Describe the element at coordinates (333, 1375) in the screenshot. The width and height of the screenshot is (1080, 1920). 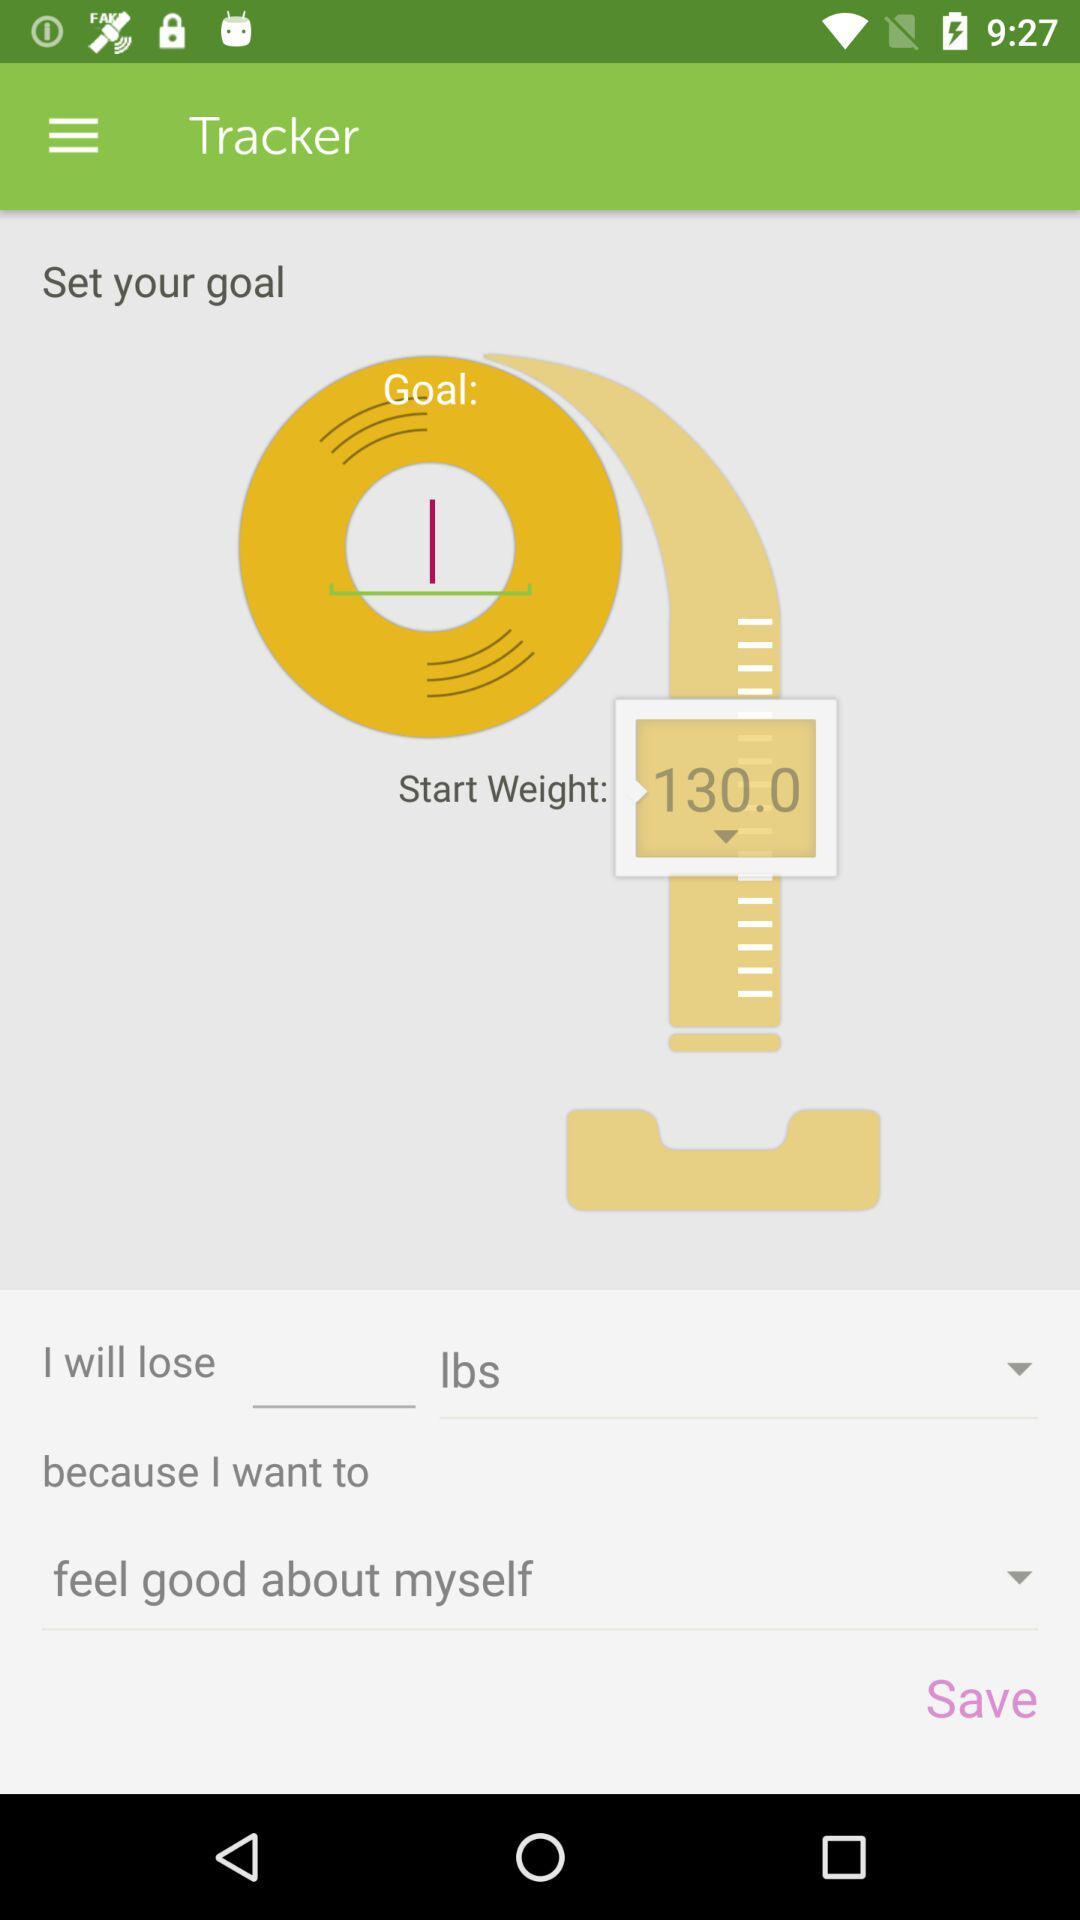
I see `the icon to the right of the i will lose` at that location.